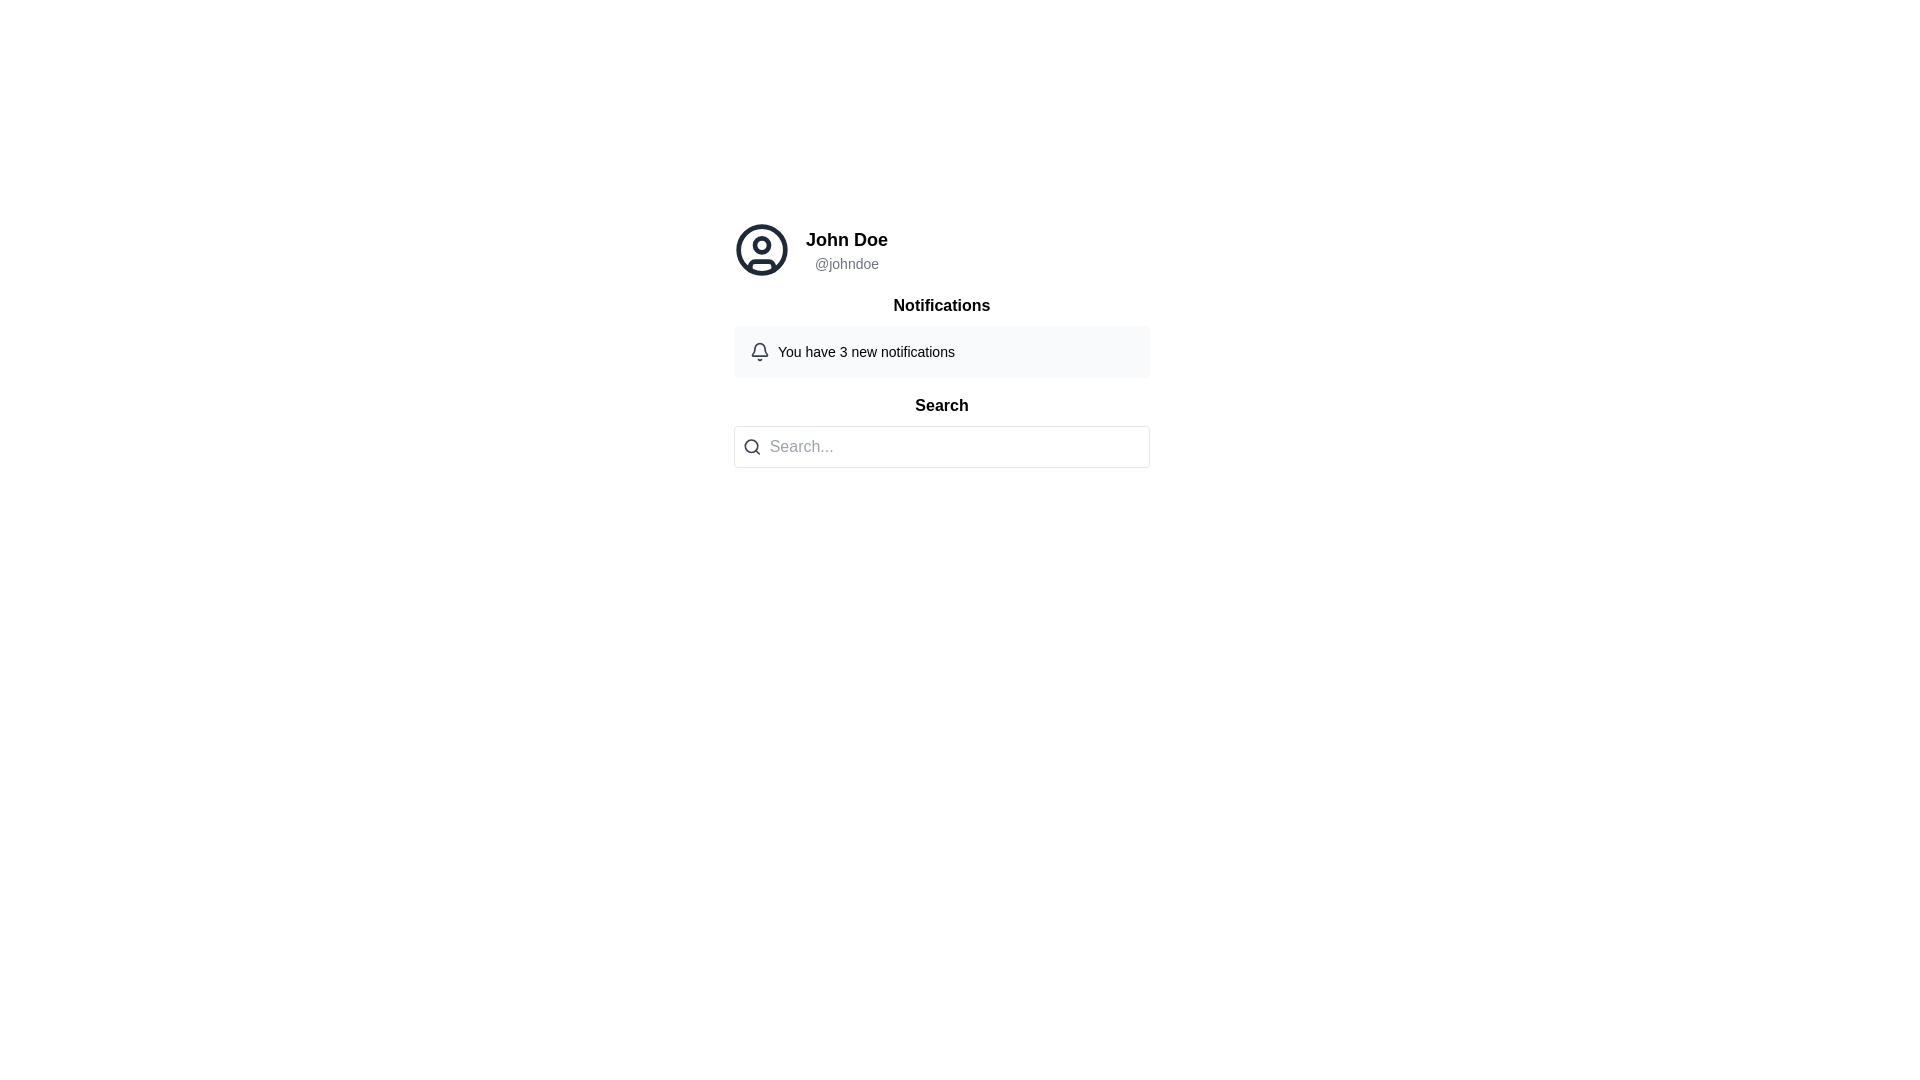 The image size is (1920, 1080). What do you see at coordinates (940, 305) in the screenshot?
I see `text of the 'Notifications' header, which is a bold and prominent label located above the notification details and below the user profile section` at bounding box center [940, 305].